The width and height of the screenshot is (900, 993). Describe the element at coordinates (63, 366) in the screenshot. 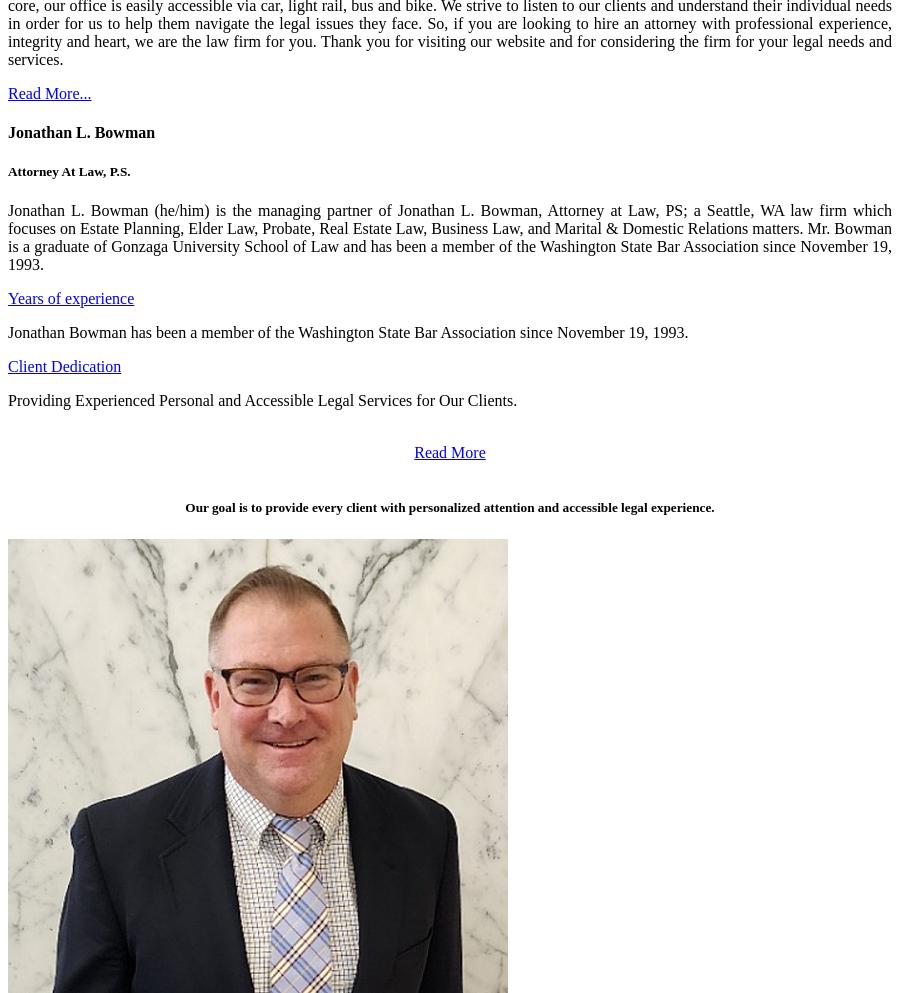

I see `'Client Dedication'` at that location.